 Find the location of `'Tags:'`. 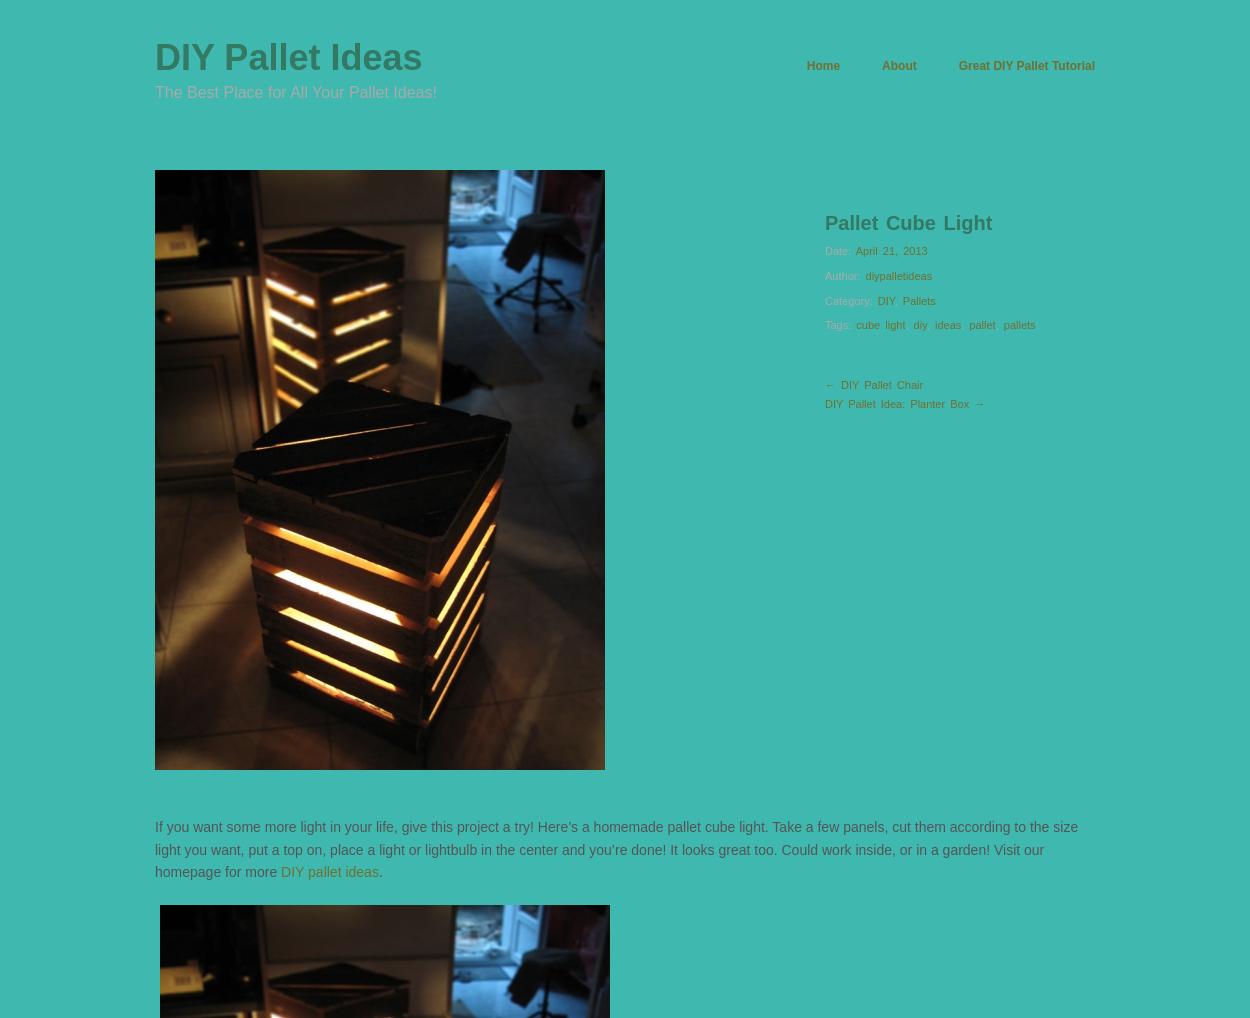

'Tags:' is located at coordinates (839, 324).